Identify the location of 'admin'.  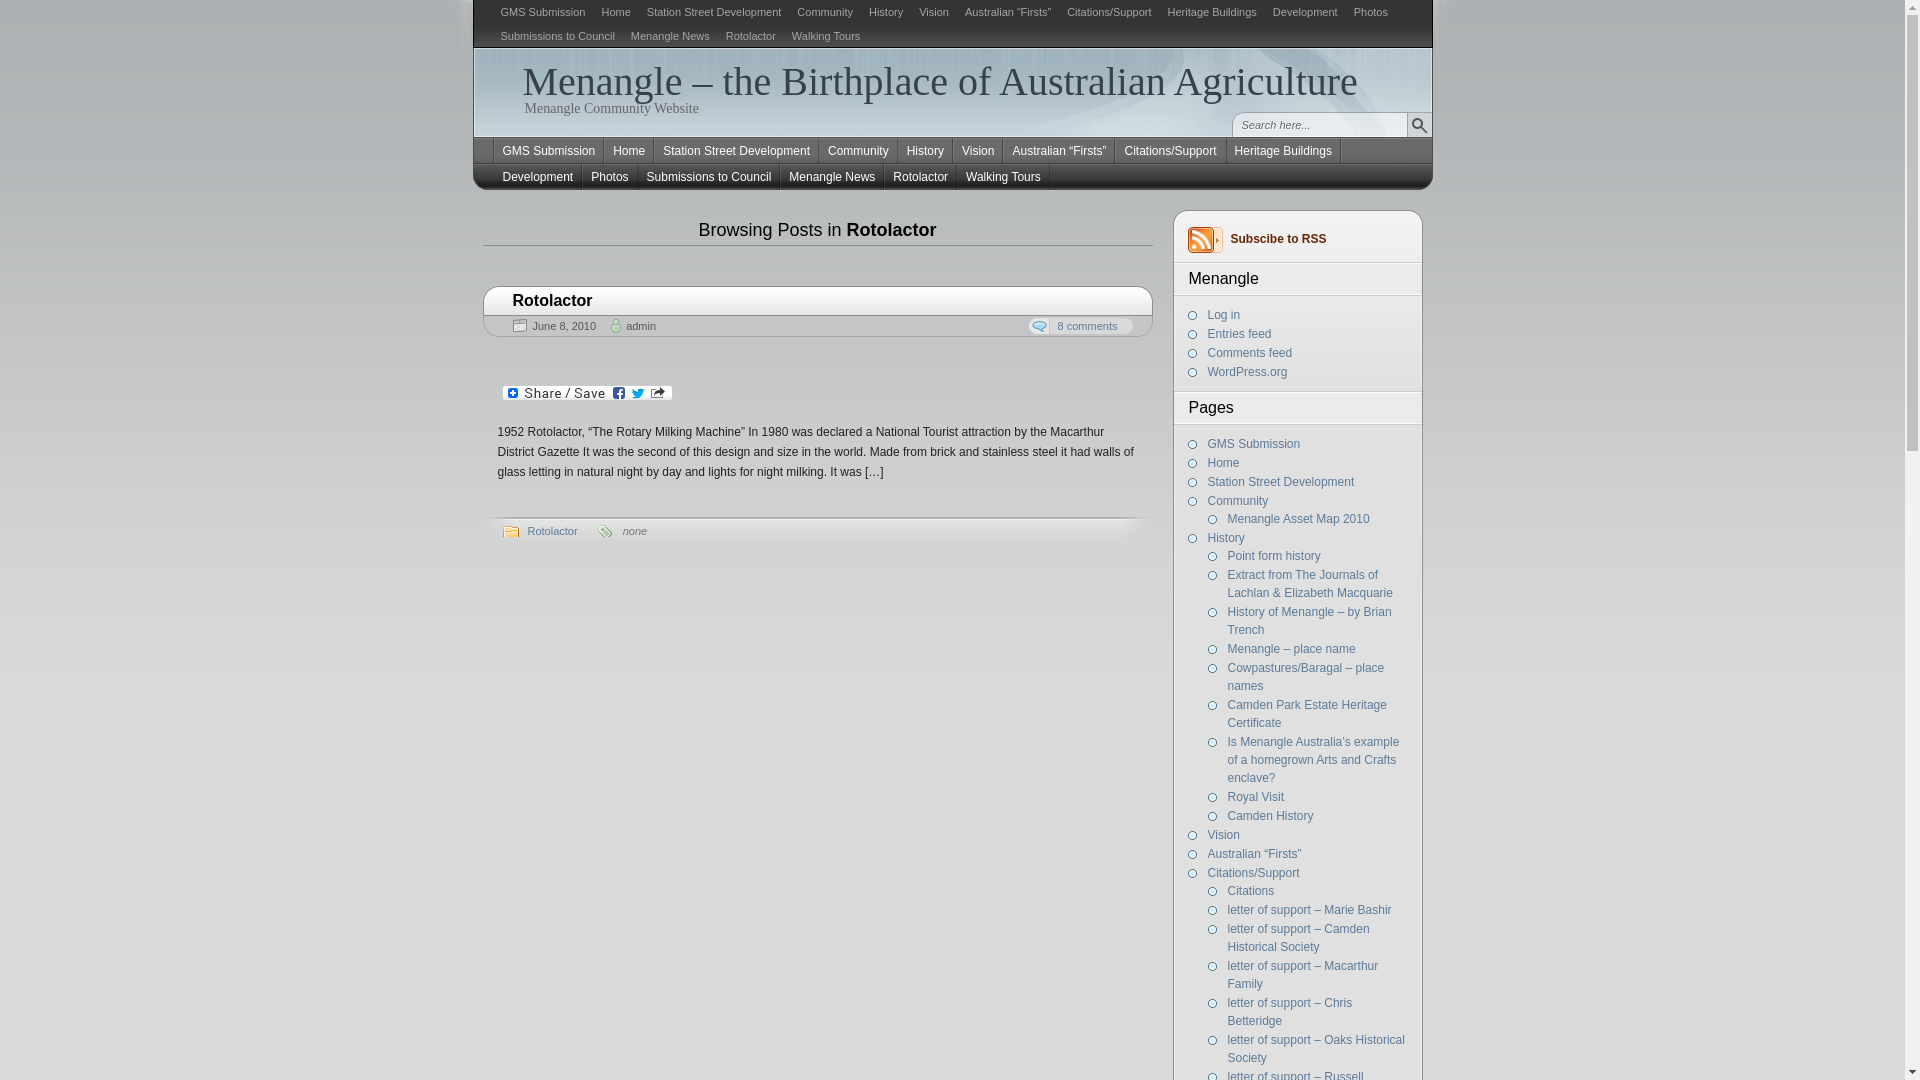
(641, 325).